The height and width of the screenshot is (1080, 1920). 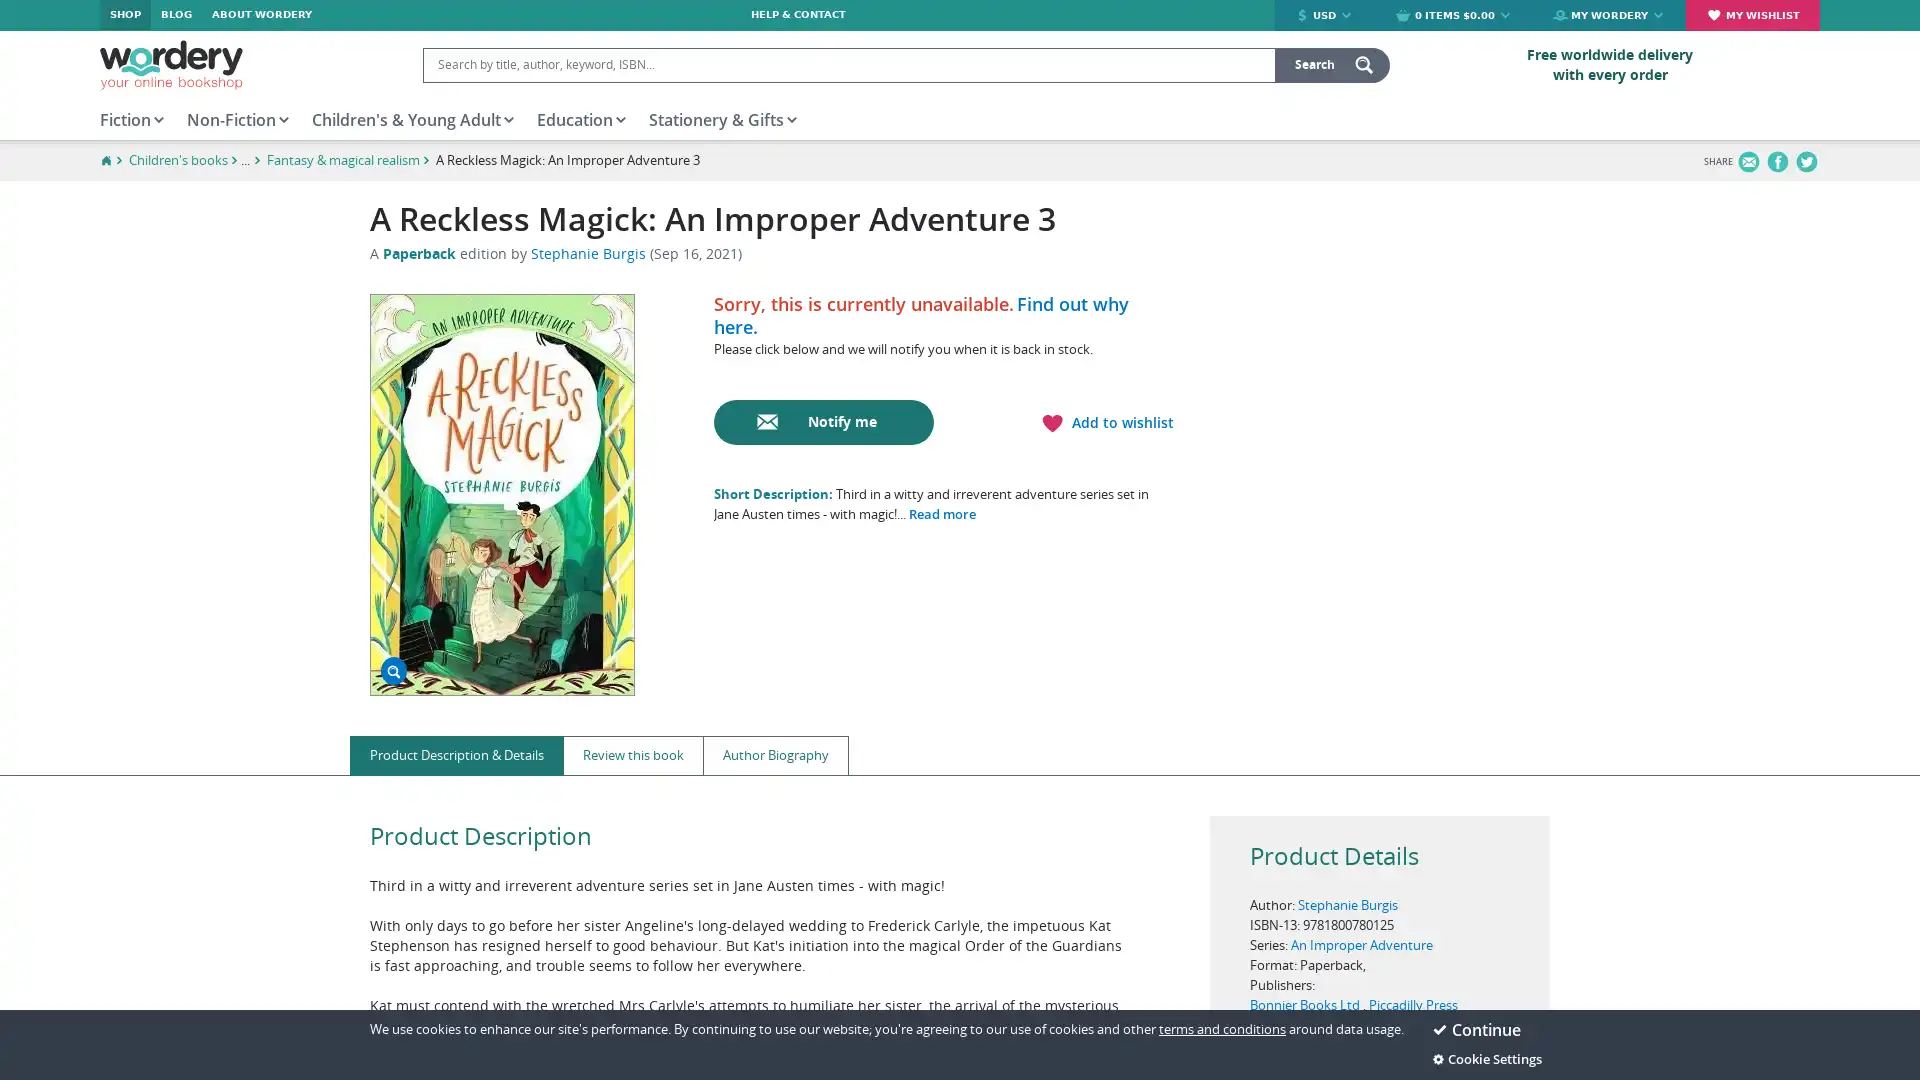 What do you see at coordinates (822, 420) in the screenshot?
I see `Notify me` at bounding box center [822, 420].